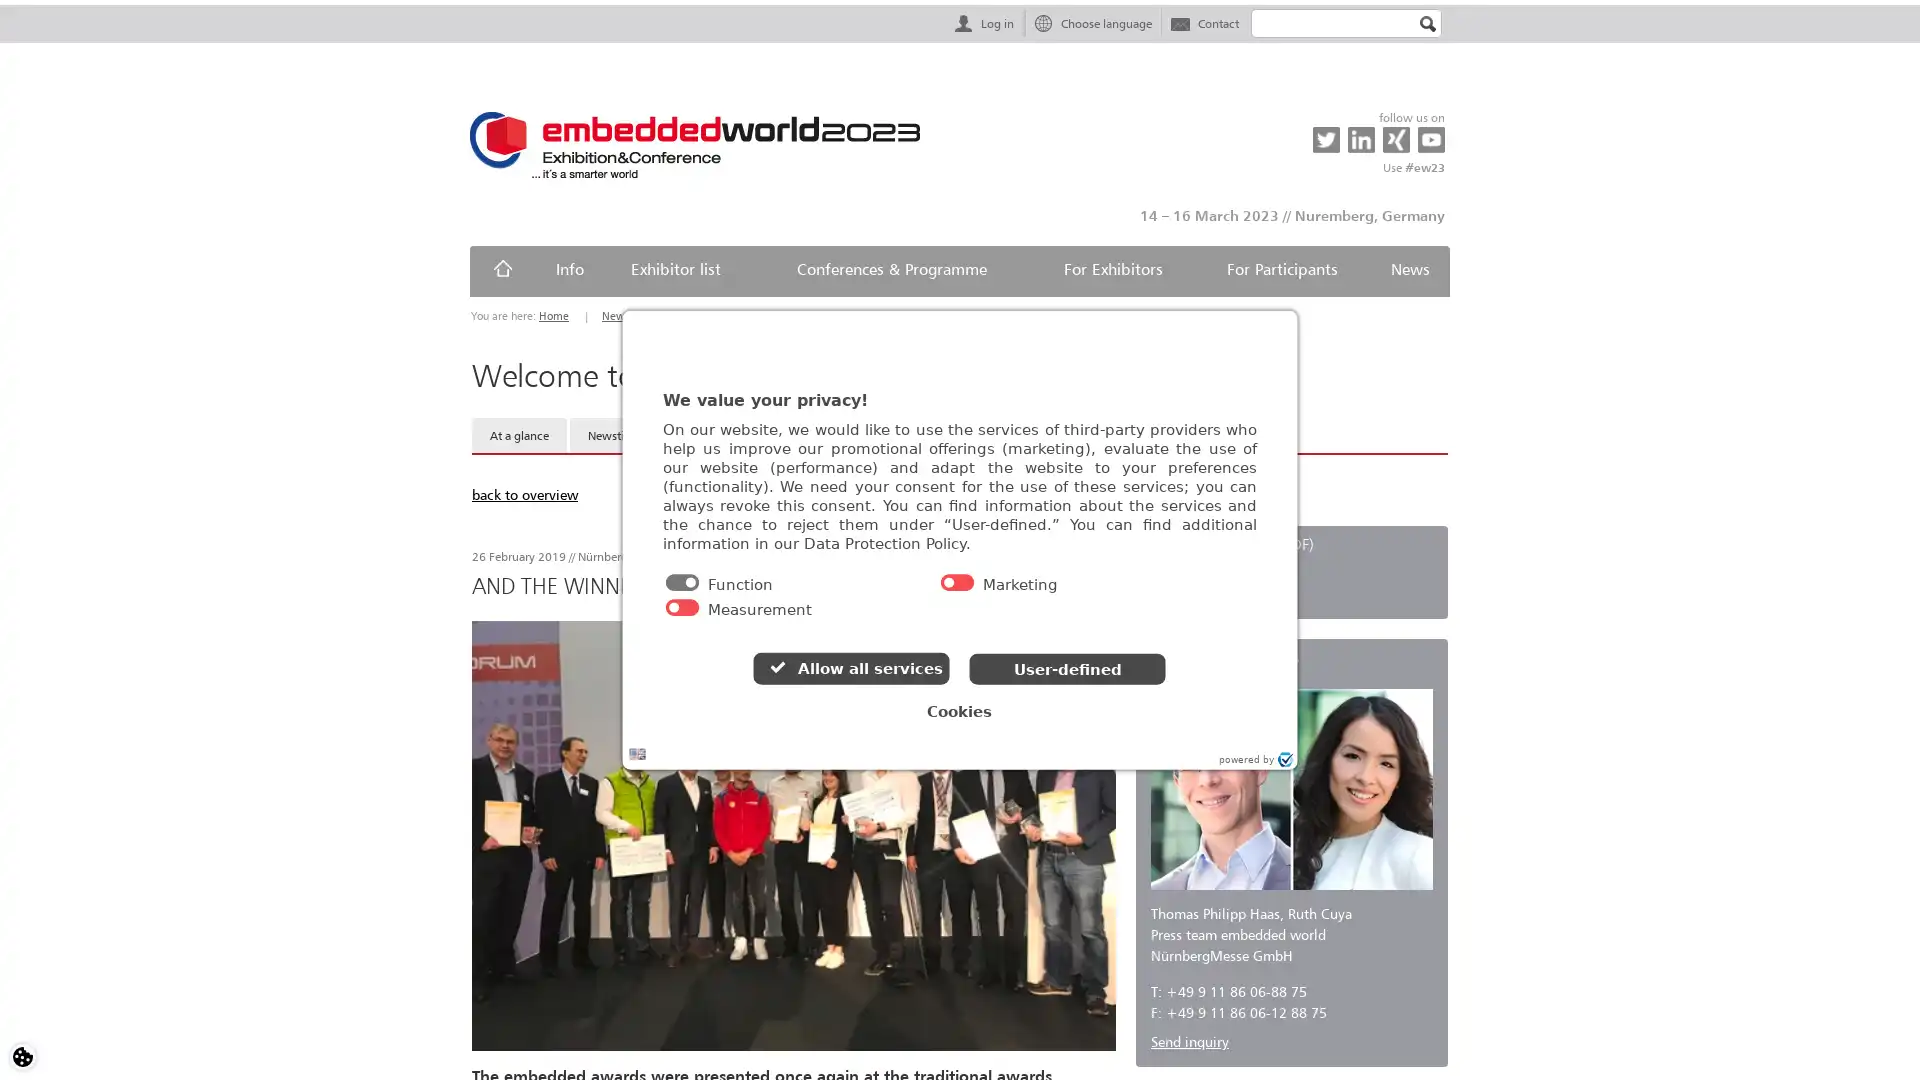 The height and width of the screenshot is (1080, 1920). What do you see at coordinates (1203, 22) in the screenshot?
I see `placeholder Contact` at bounding box center [1203, 22].